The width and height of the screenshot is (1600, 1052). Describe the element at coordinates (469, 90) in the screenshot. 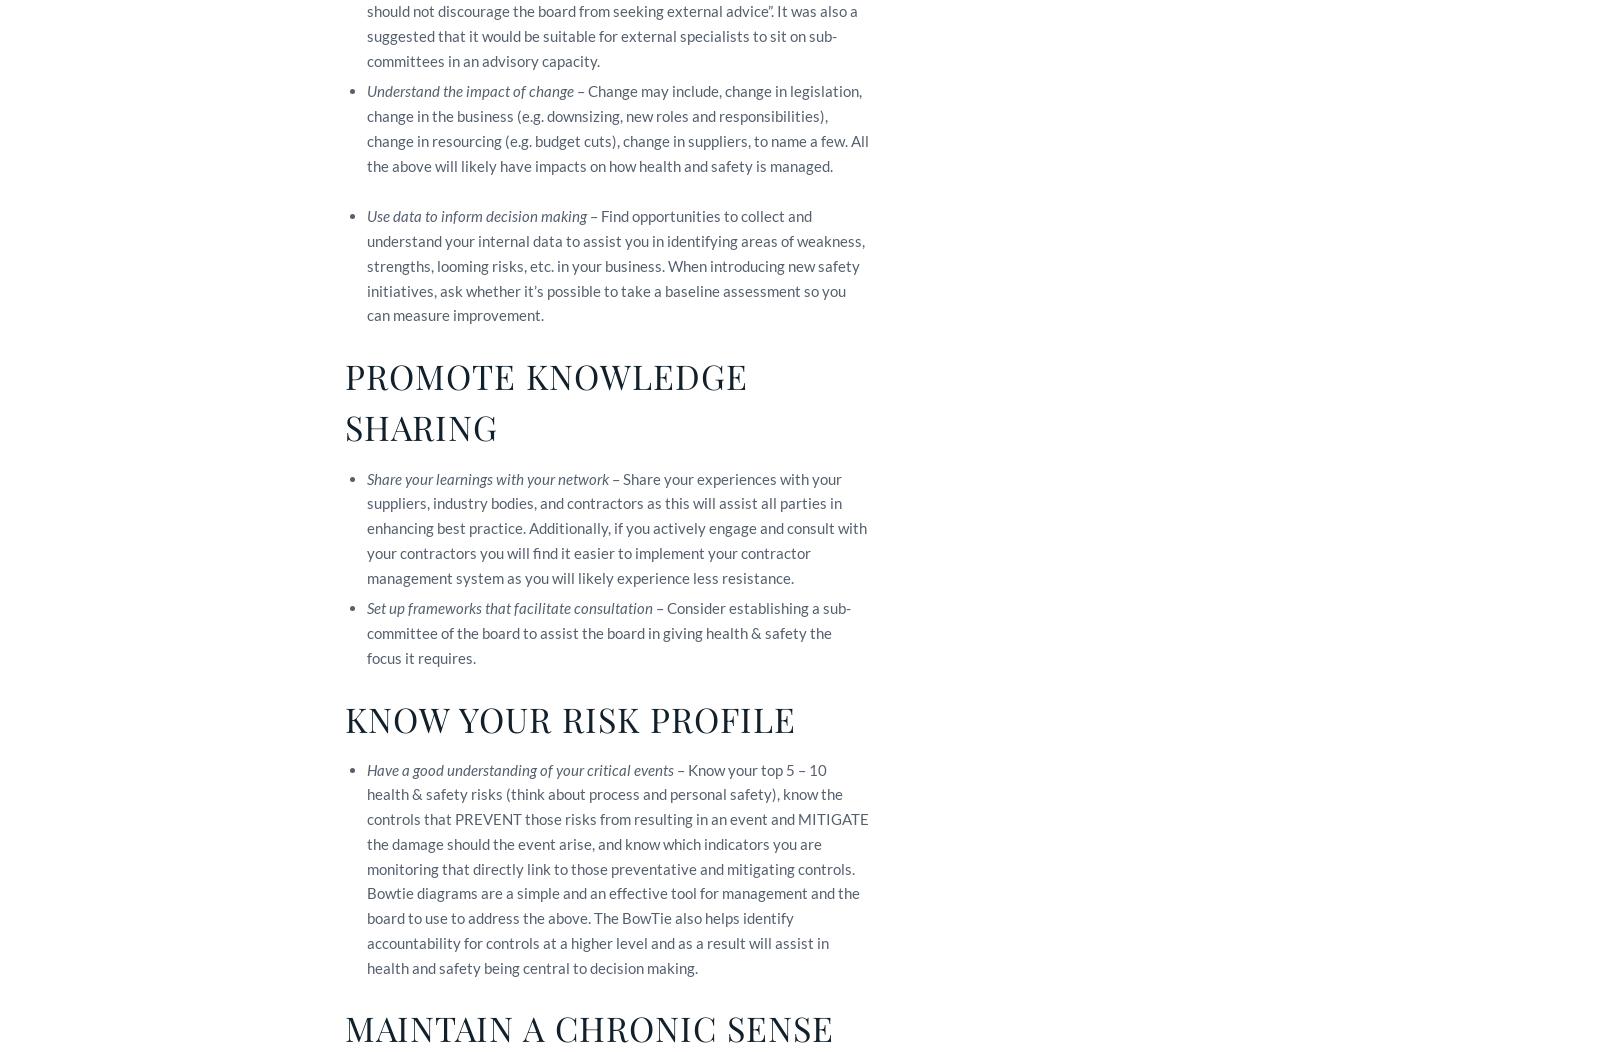

I see `'Understand the impact of change'` at that location.